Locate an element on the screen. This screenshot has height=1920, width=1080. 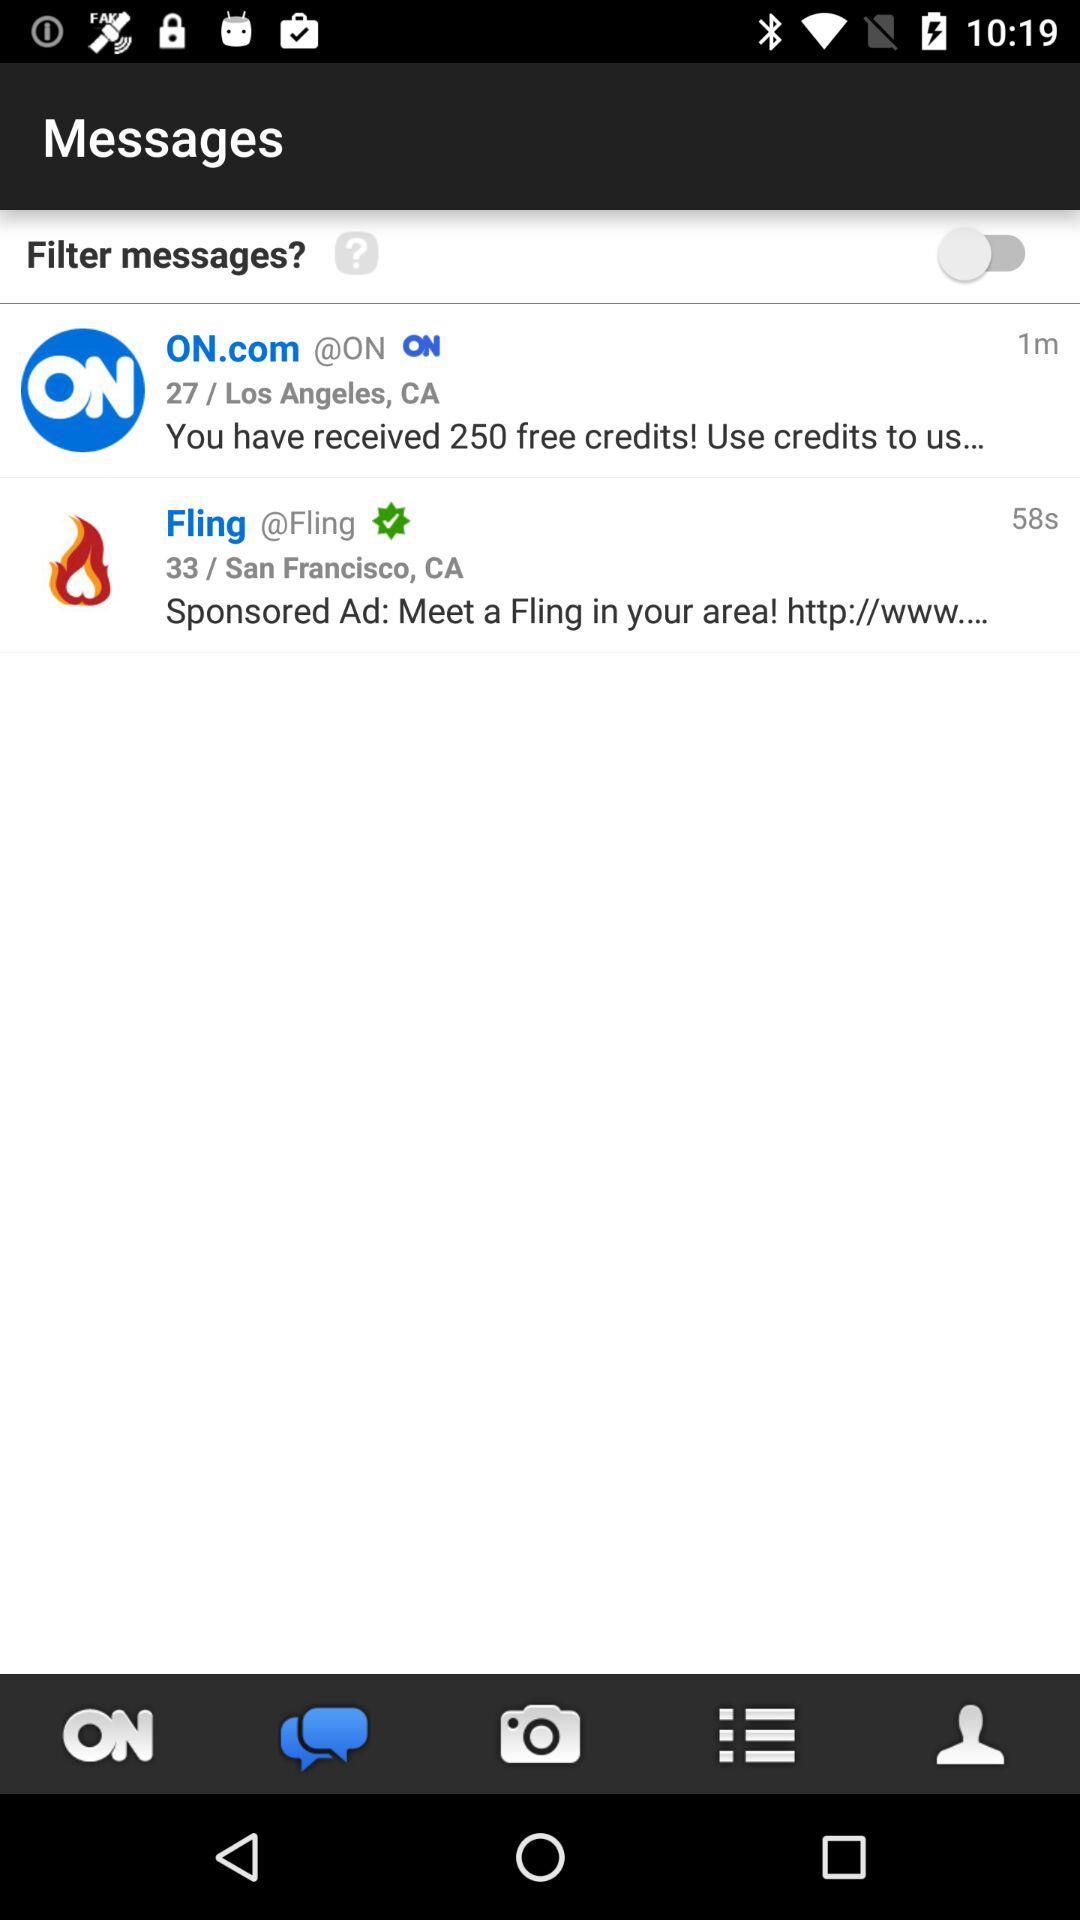
take picture is located at coordinates (540, 1733).